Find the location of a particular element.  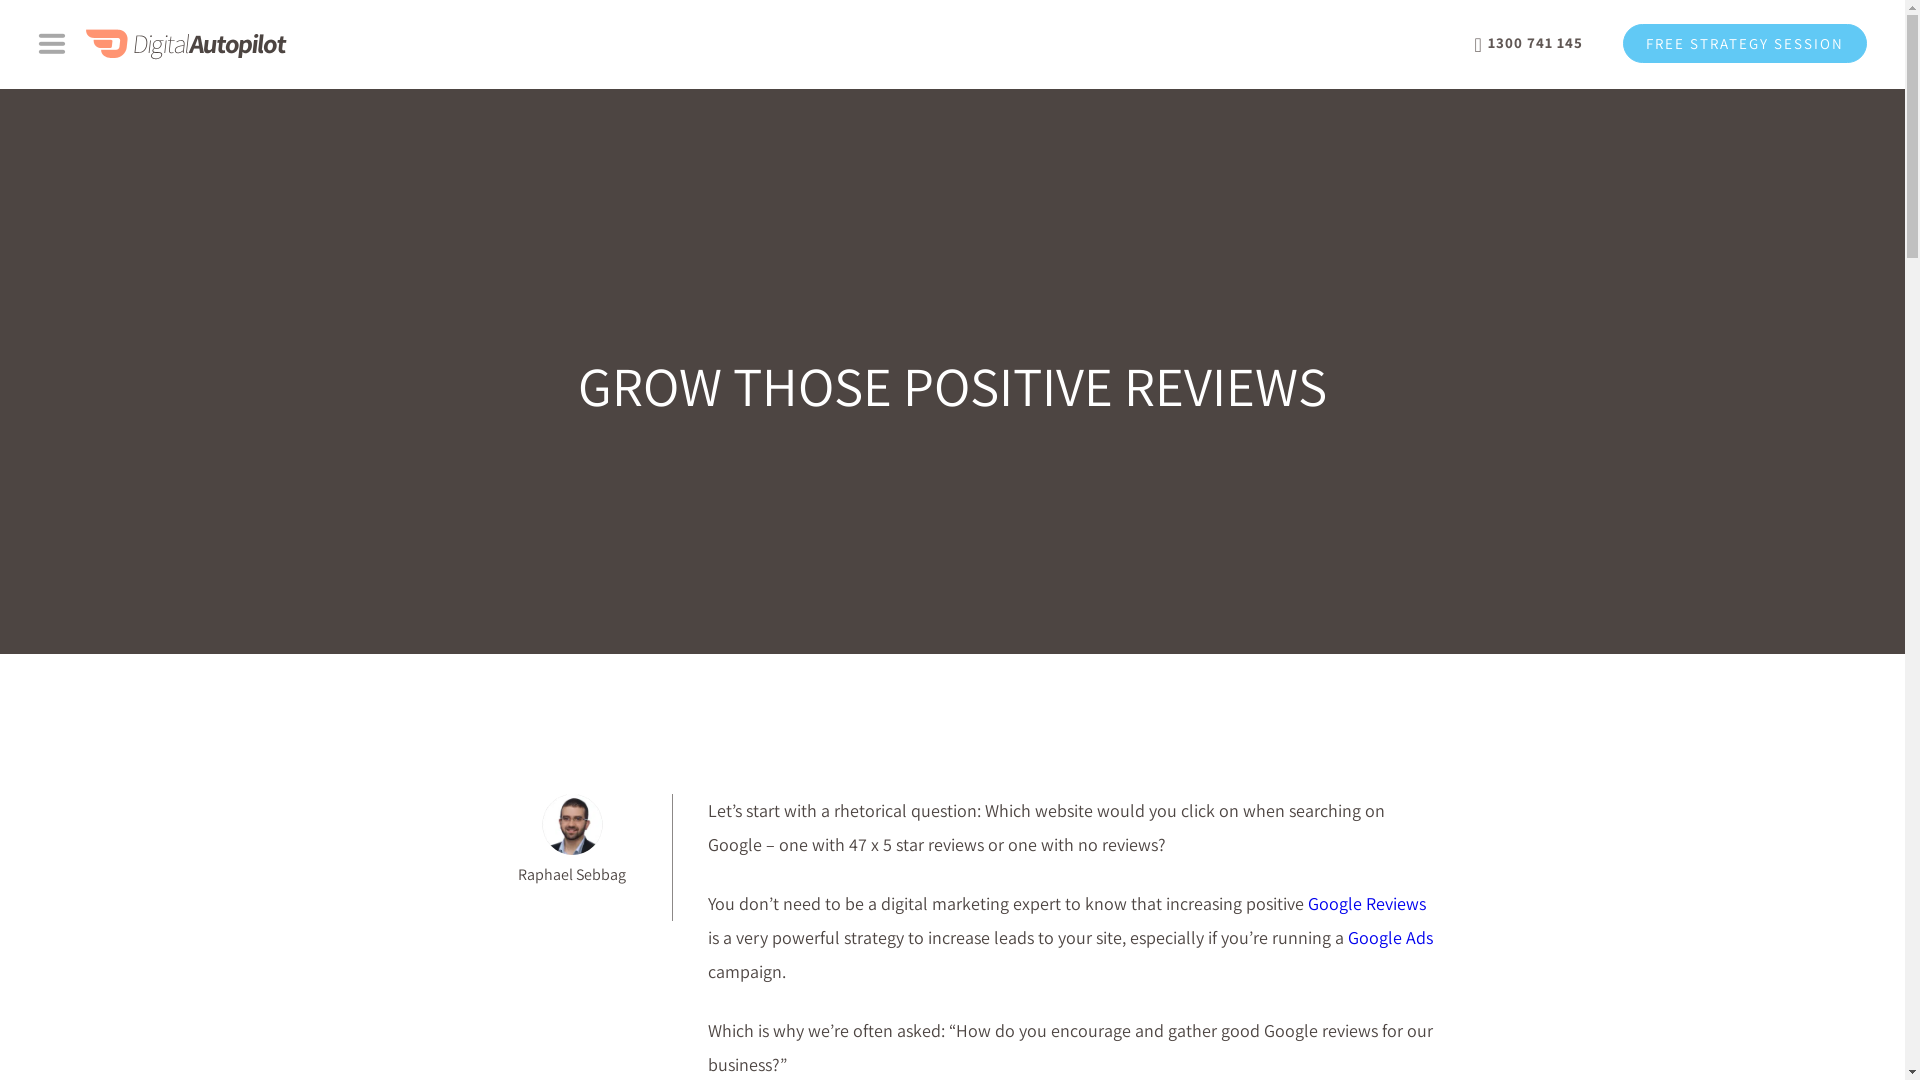

'1300 741 145' is located at coordinates (1528, 43).